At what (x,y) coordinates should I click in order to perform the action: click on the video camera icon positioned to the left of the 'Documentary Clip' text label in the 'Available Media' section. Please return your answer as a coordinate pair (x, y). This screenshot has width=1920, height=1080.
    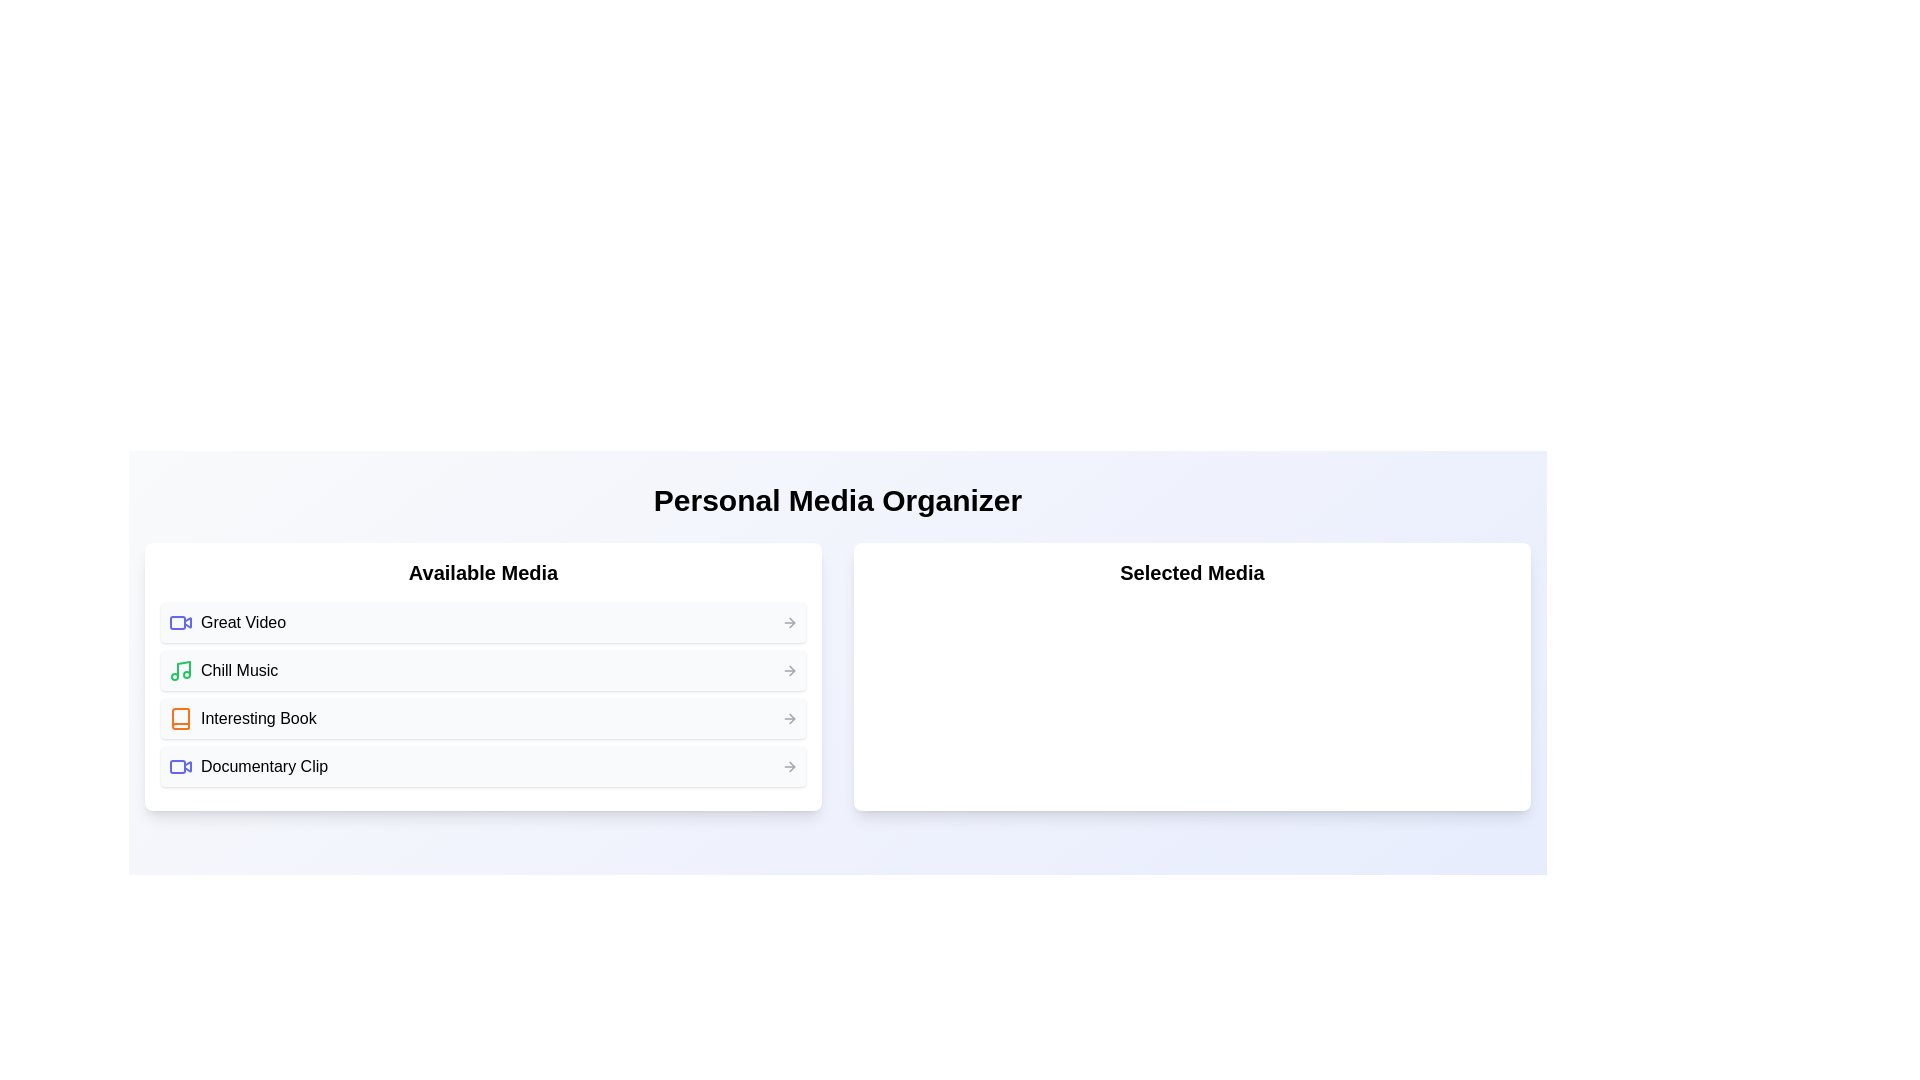
    Looking at the image, I should click on (181, 766).